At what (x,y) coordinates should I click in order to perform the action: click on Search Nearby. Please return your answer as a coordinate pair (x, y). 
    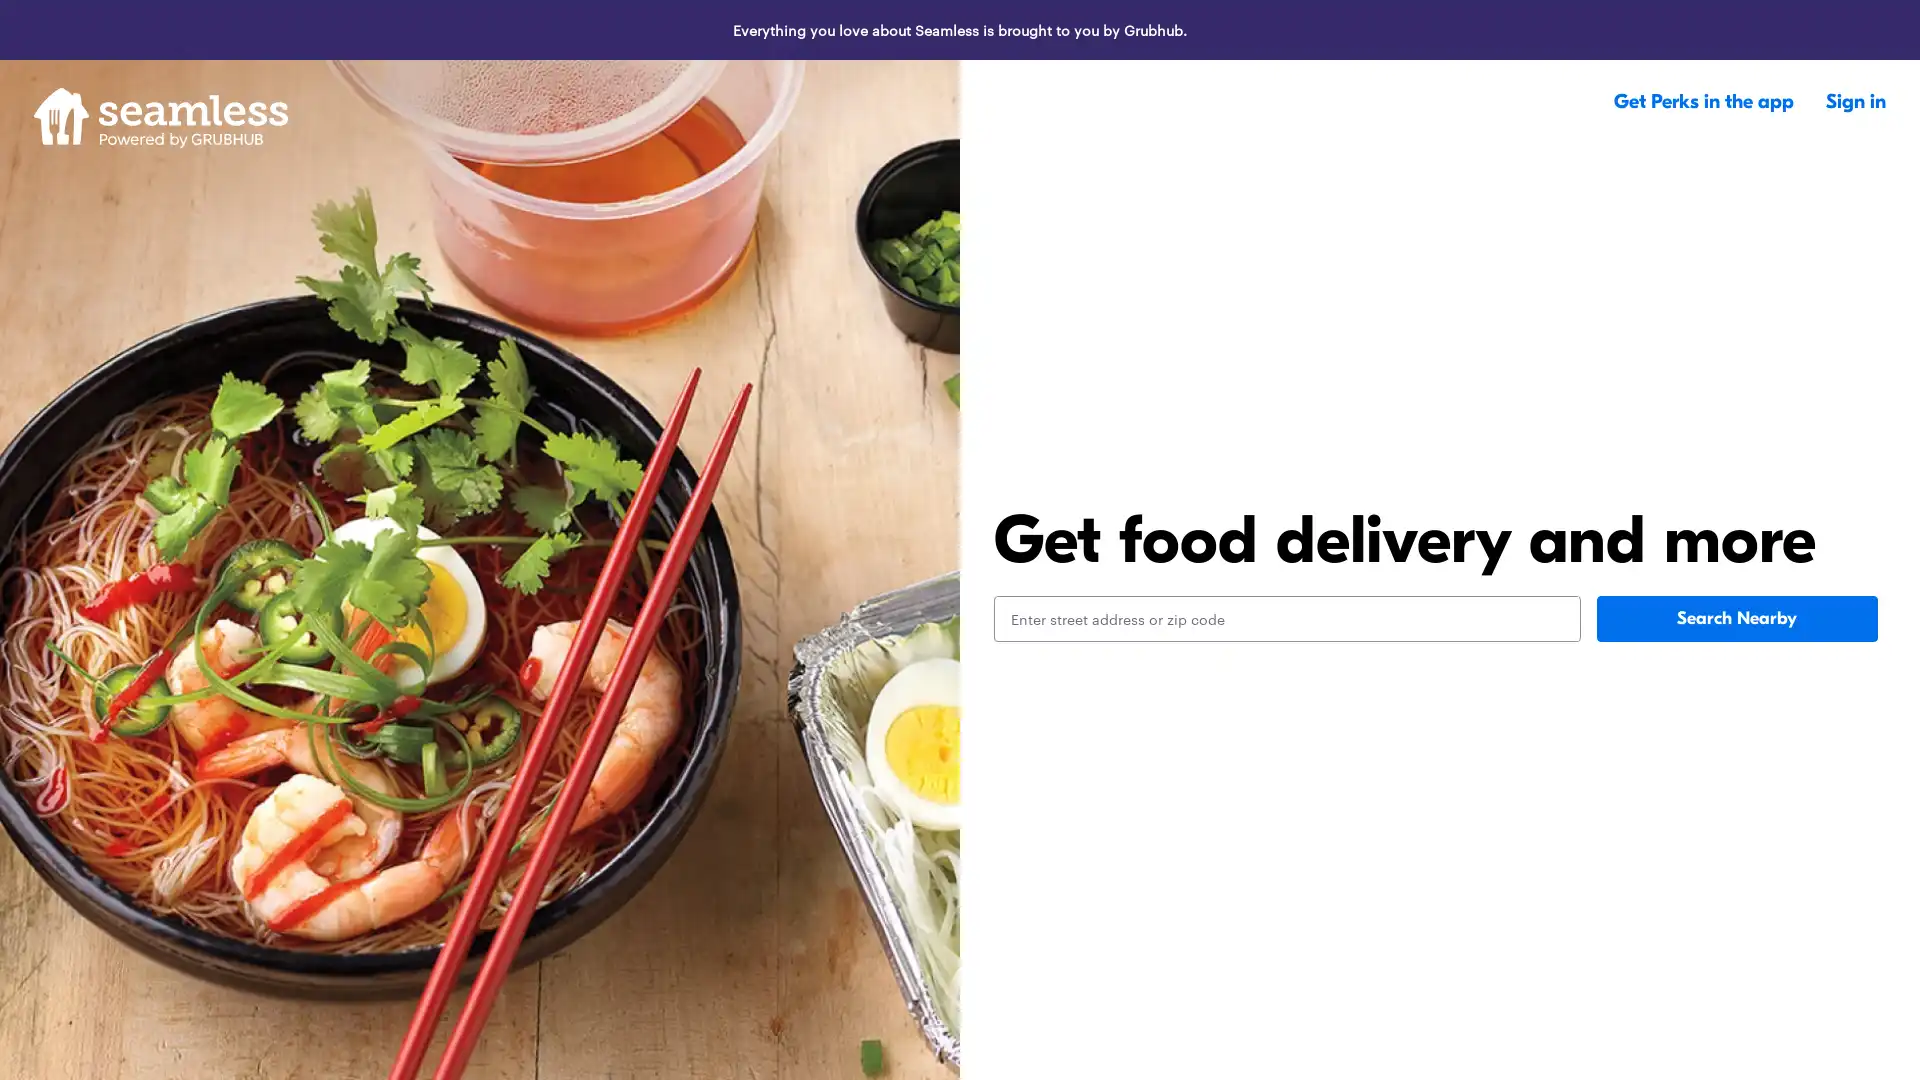
    Looking at the image, I should click on (1735, 617).